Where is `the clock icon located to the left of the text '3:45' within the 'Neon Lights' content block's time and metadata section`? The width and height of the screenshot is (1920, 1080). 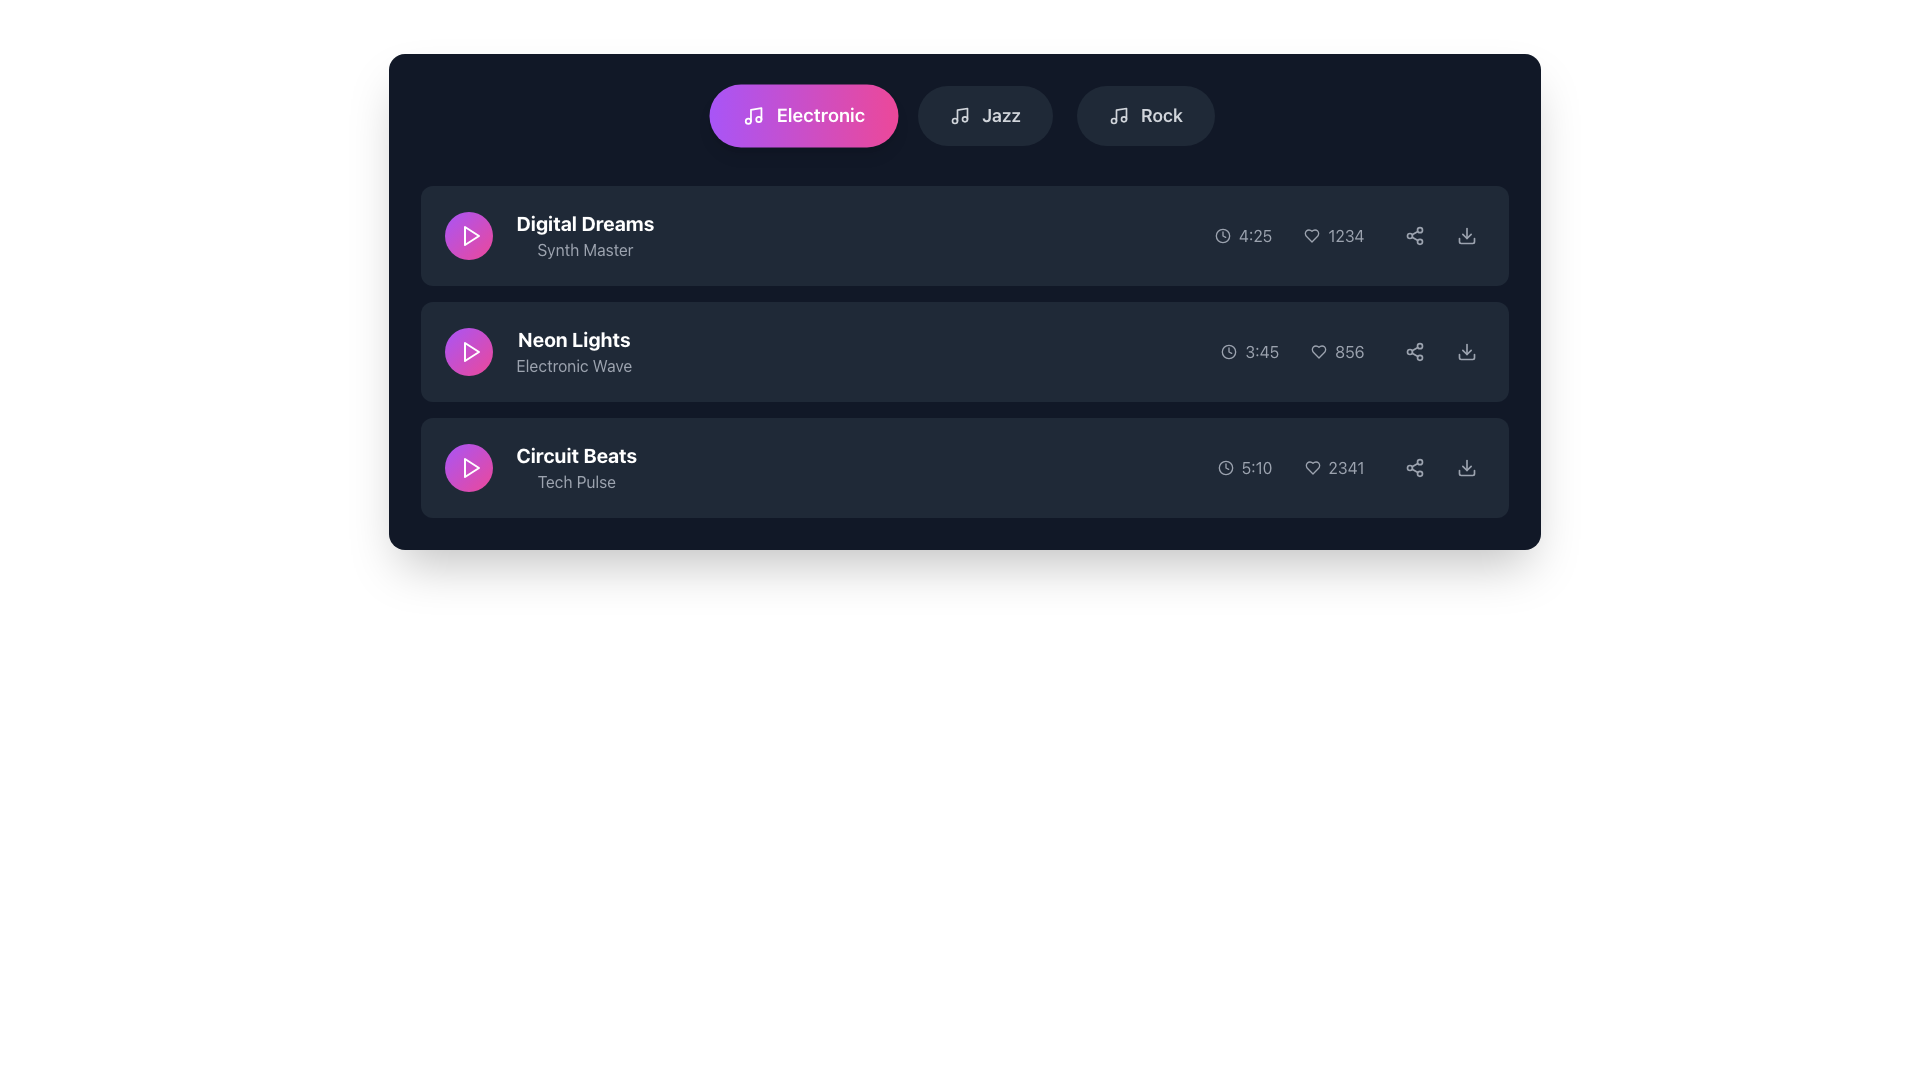 the clock icon located to the left of the text '3:45' within the 'Neon Lights' content block's time and metadata section is located at coordinates (1228, 350).